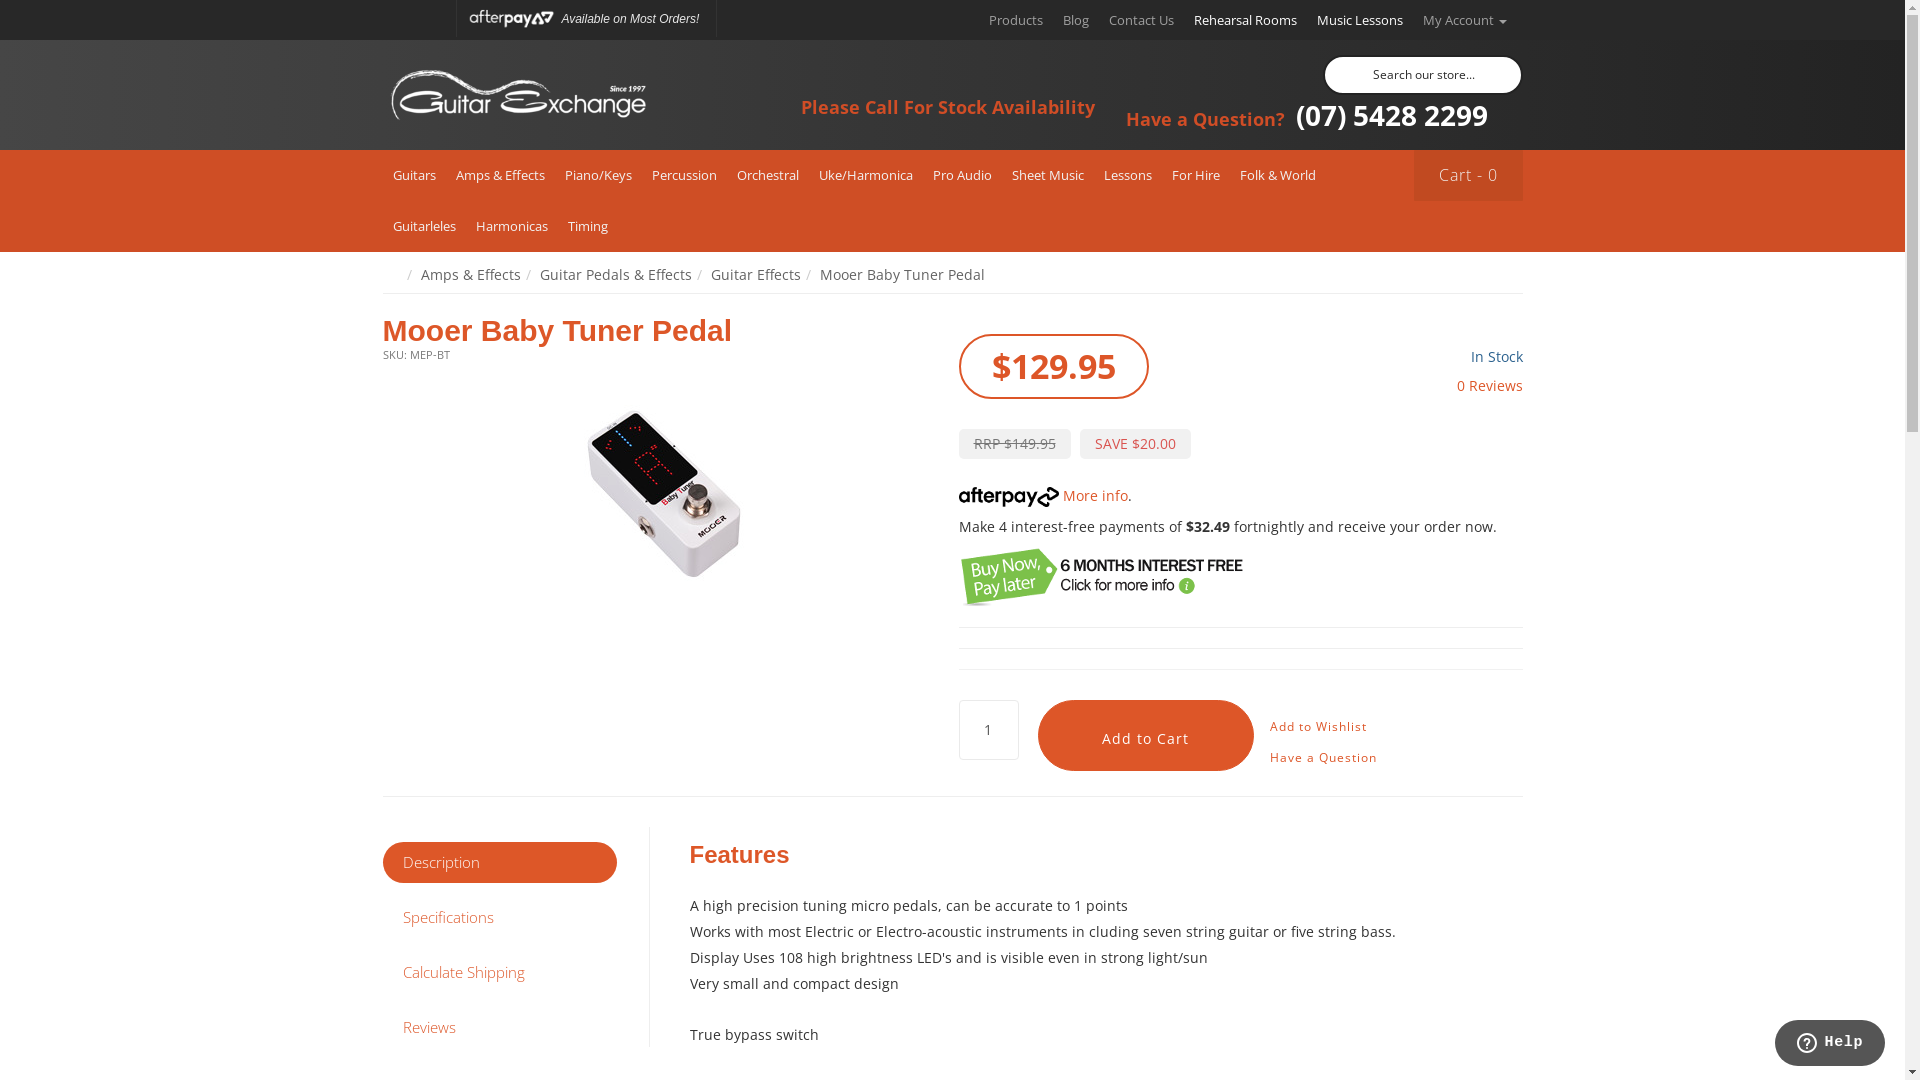 The width and height of the screenshot is (1920, 1080). What do you see at coordinates (412, 174) in the screenshot?
I see `'Guitars'` at bounding box center [412, 174].